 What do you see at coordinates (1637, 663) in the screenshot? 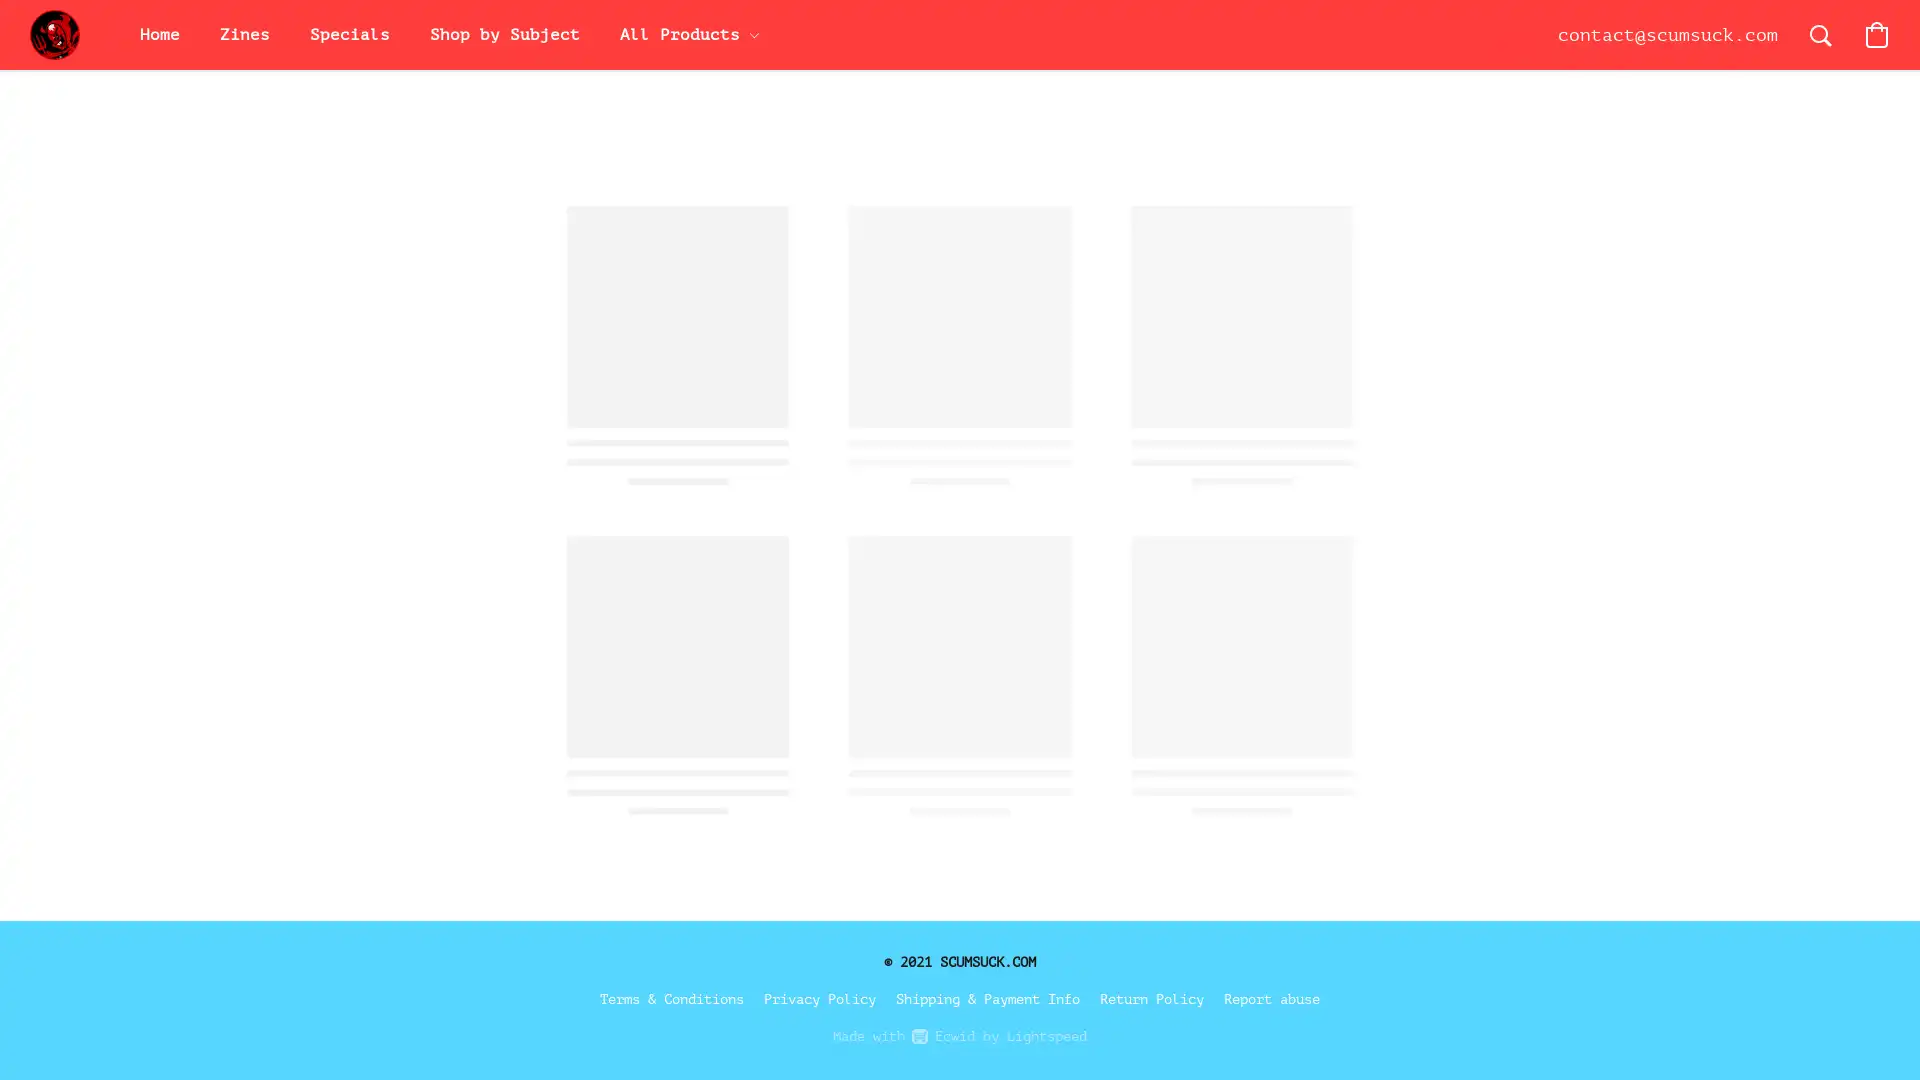
I see `Accept All Cookies` at bounding box center [1637, 663].